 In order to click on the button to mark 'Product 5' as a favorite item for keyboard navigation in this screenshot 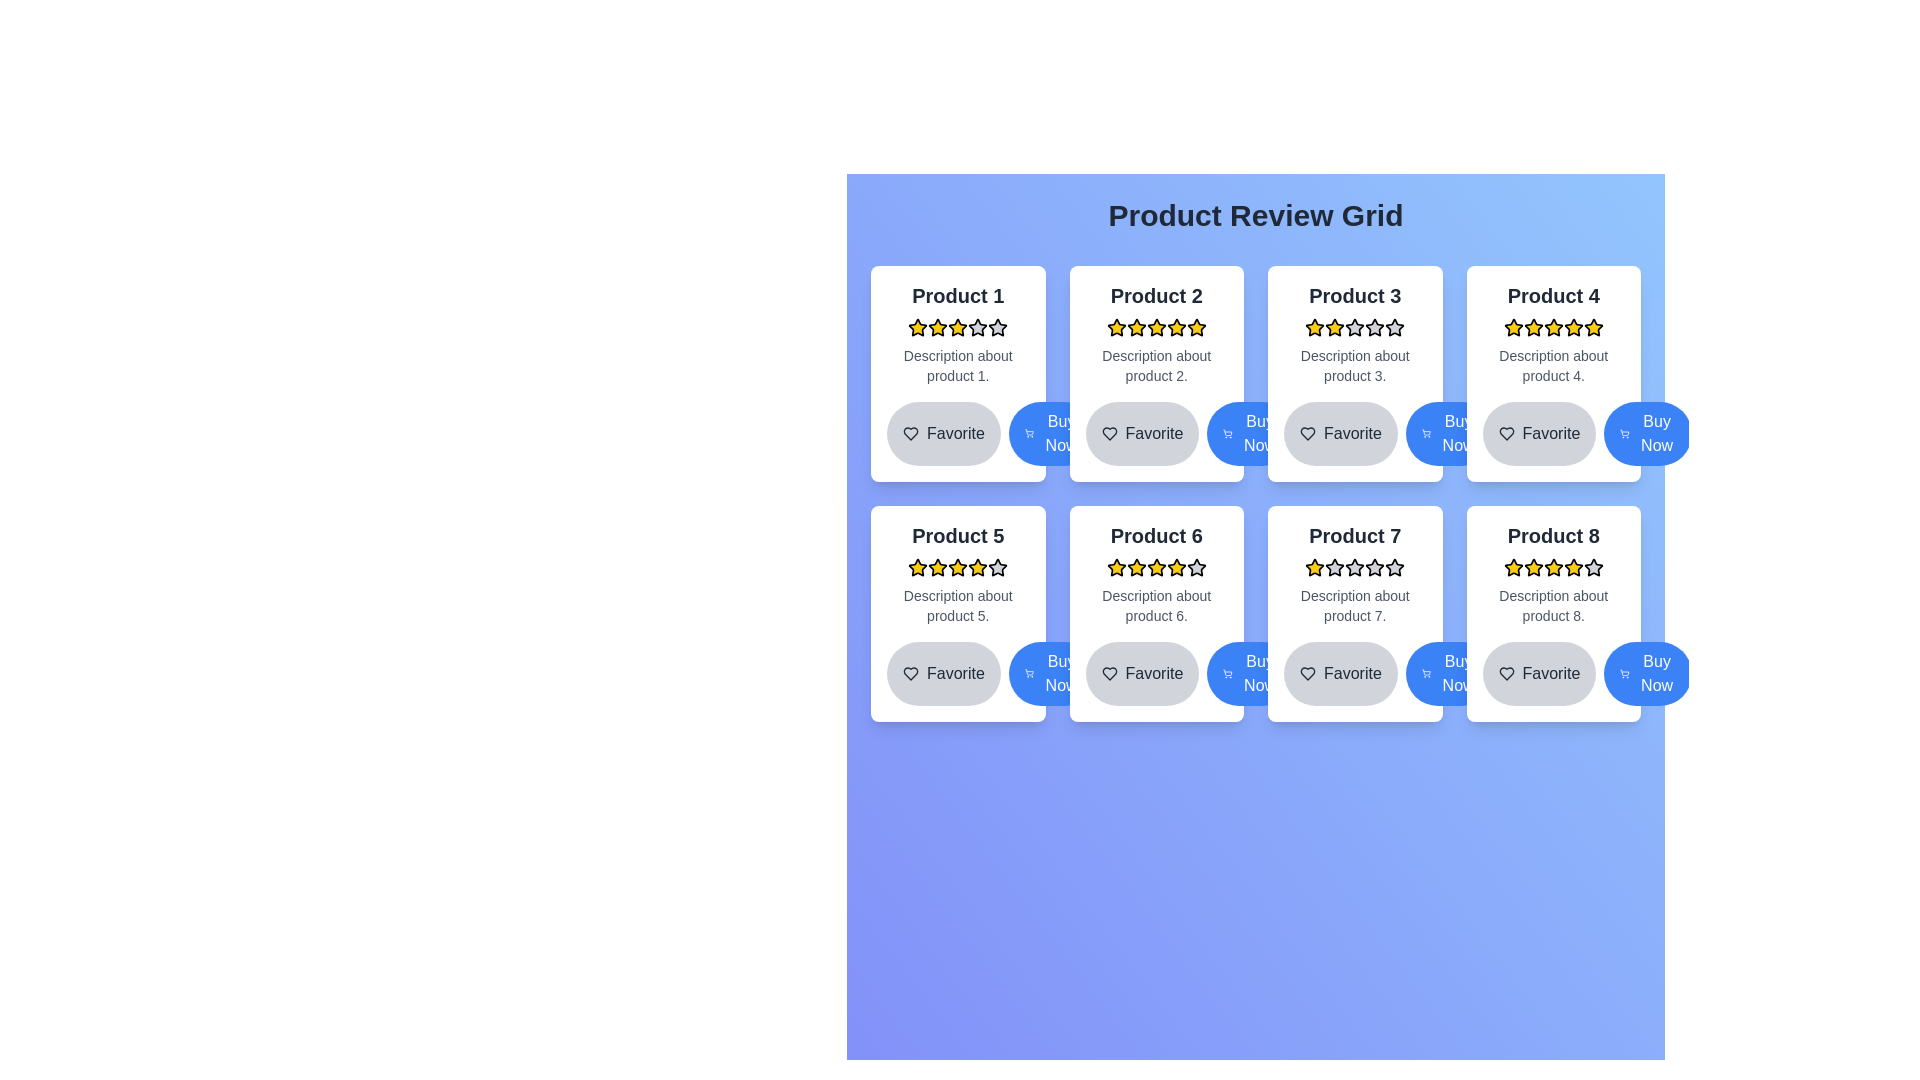, I will do `click(957, 674)`.